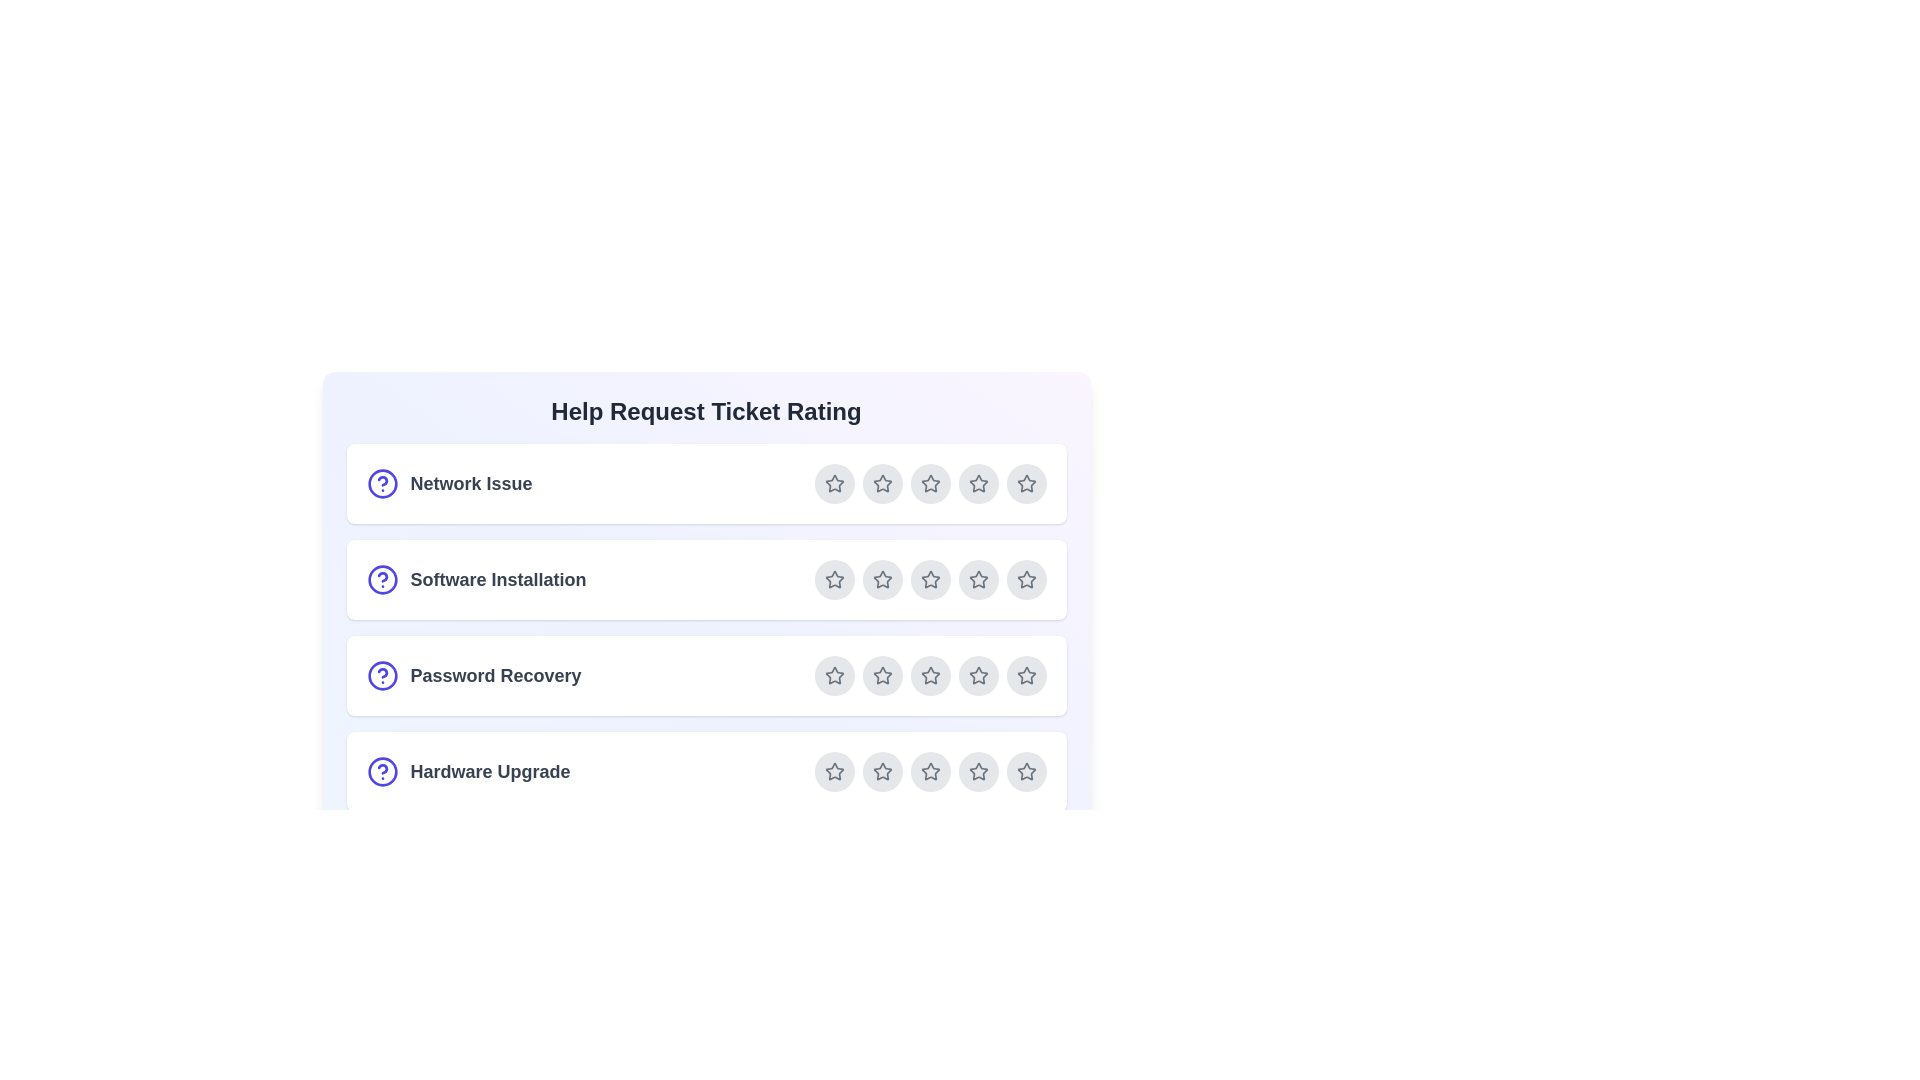 The height and width of the screenshot is (1080, 1920). What do you see at coordinates (881, 579) in the screenshot?
I see `the star corresponding to 2 for the ticket Software Installation` at bounding box center [881, 579].